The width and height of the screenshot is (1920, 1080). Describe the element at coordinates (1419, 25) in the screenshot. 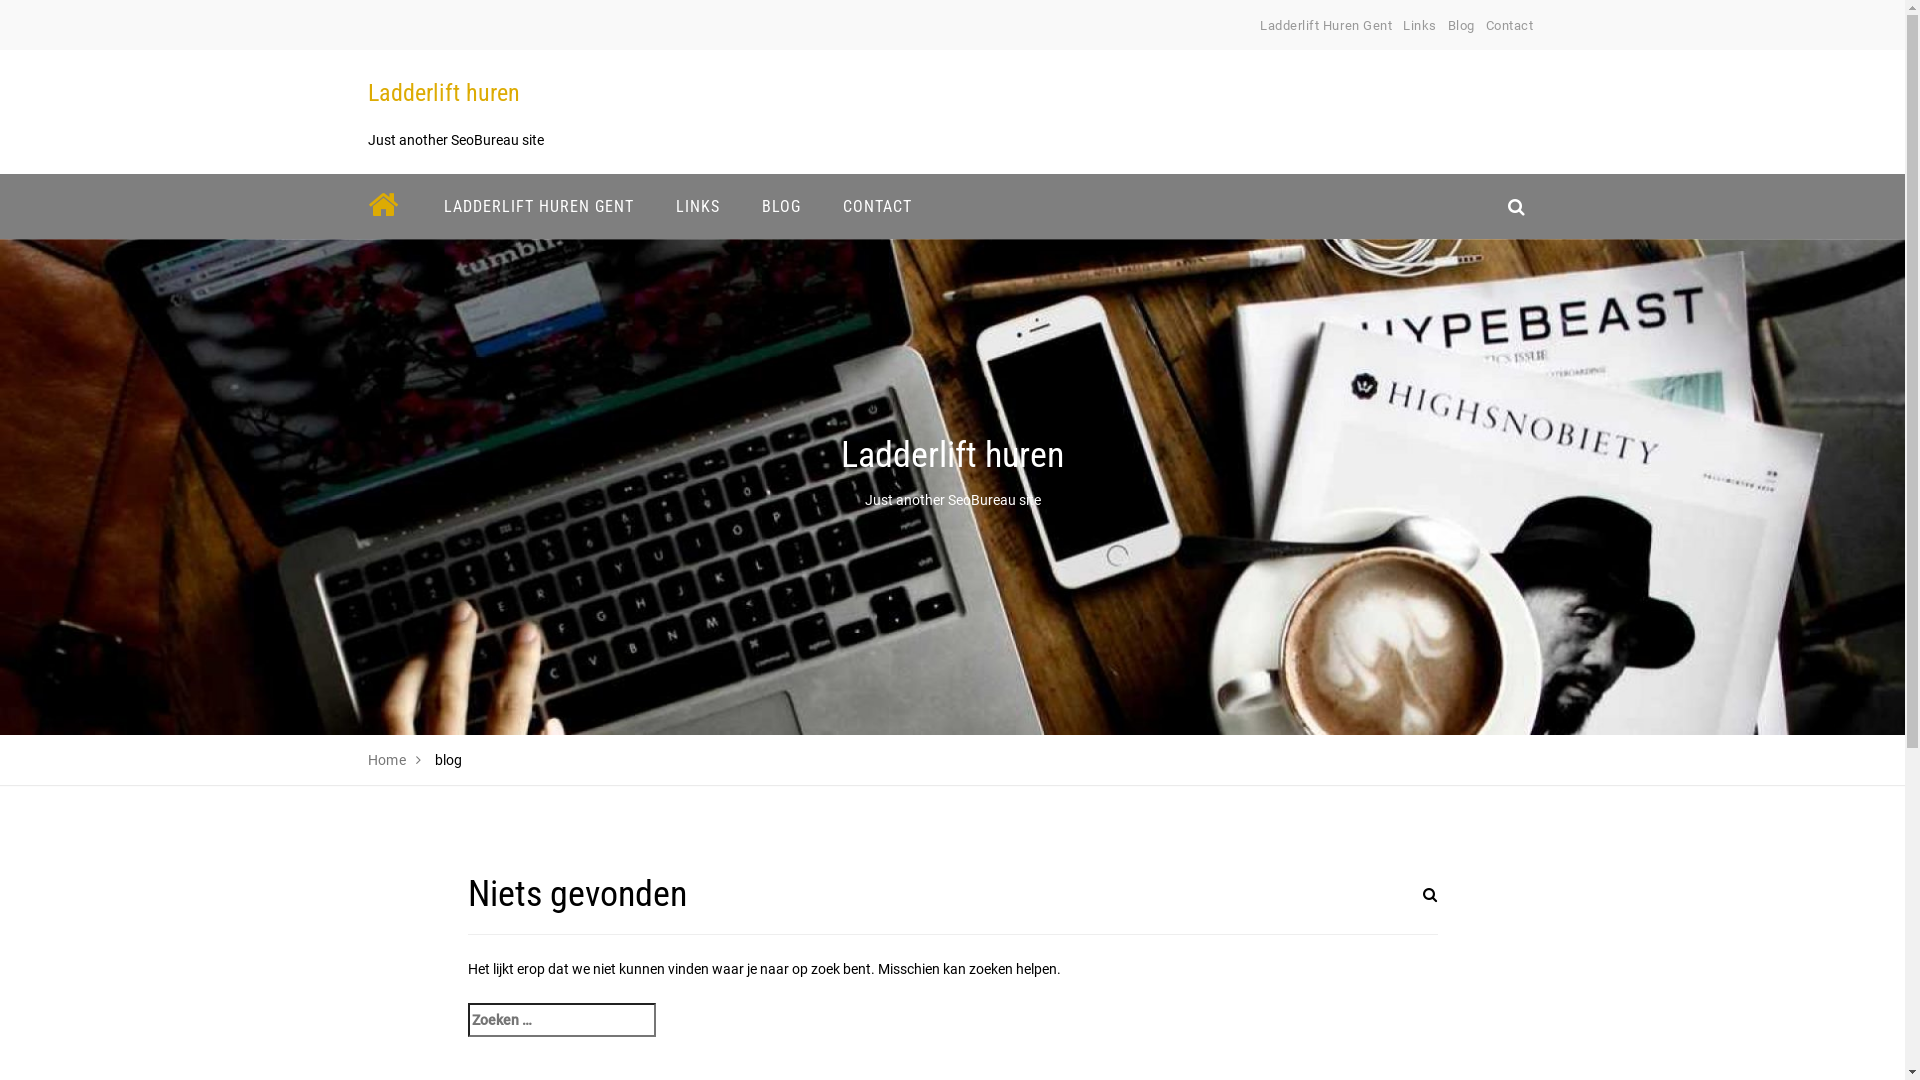

I see `'Links'` at that location.